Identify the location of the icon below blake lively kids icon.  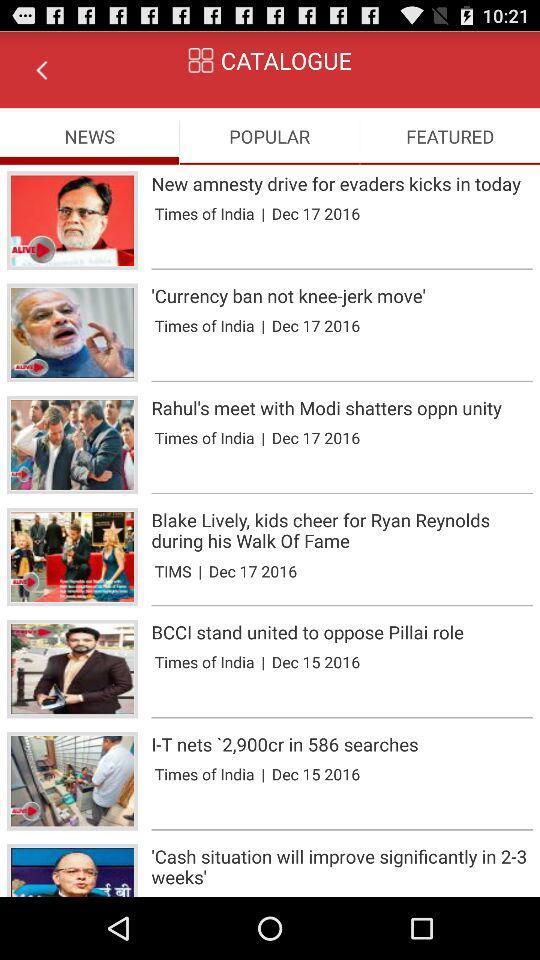
(173, 571).